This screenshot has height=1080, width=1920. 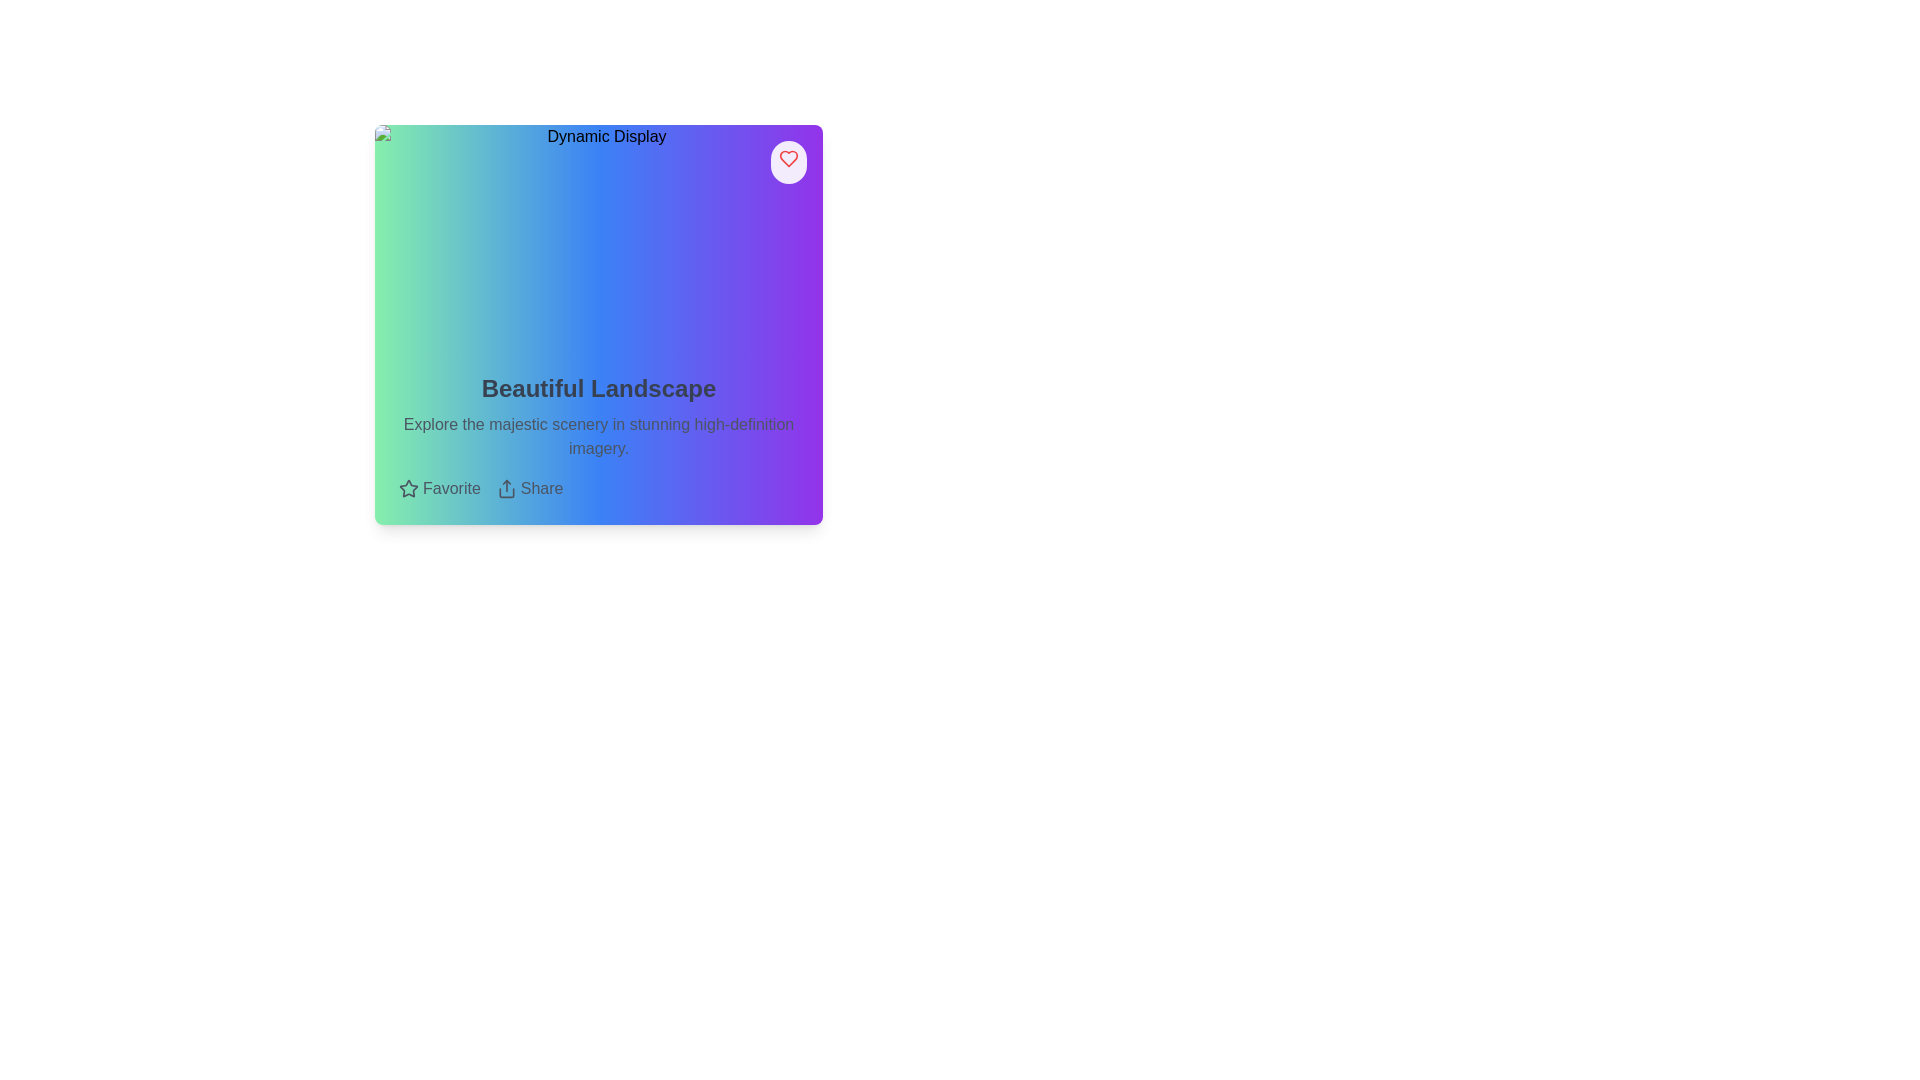 What do you see at coordinates (598, 389) in the screenshot?
I see `the text label displaying 'Beautiful Landscape', which is a bold, black font centered above the descriptive text within the content card` at bounding box center [598, 389].